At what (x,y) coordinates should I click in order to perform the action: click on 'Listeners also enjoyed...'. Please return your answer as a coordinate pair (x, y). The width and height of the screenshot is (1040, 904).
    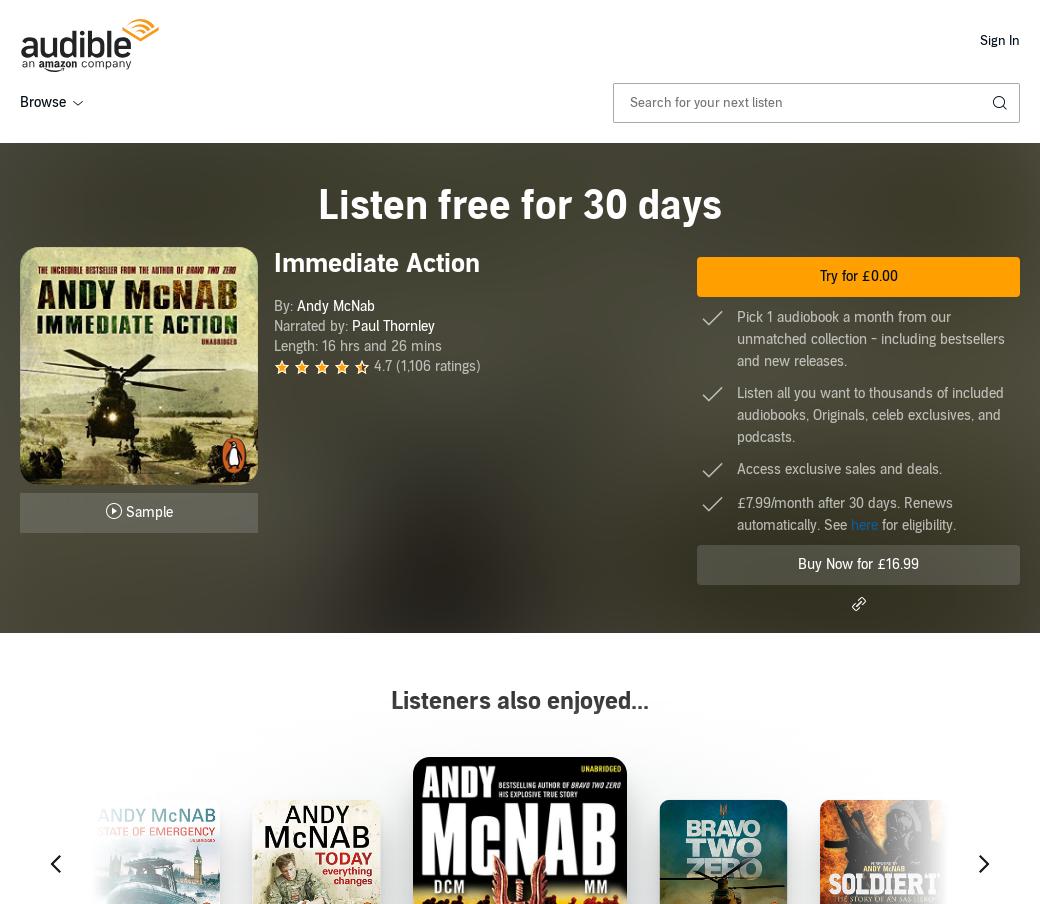
    Looking at the image, I should click on (520, 700).